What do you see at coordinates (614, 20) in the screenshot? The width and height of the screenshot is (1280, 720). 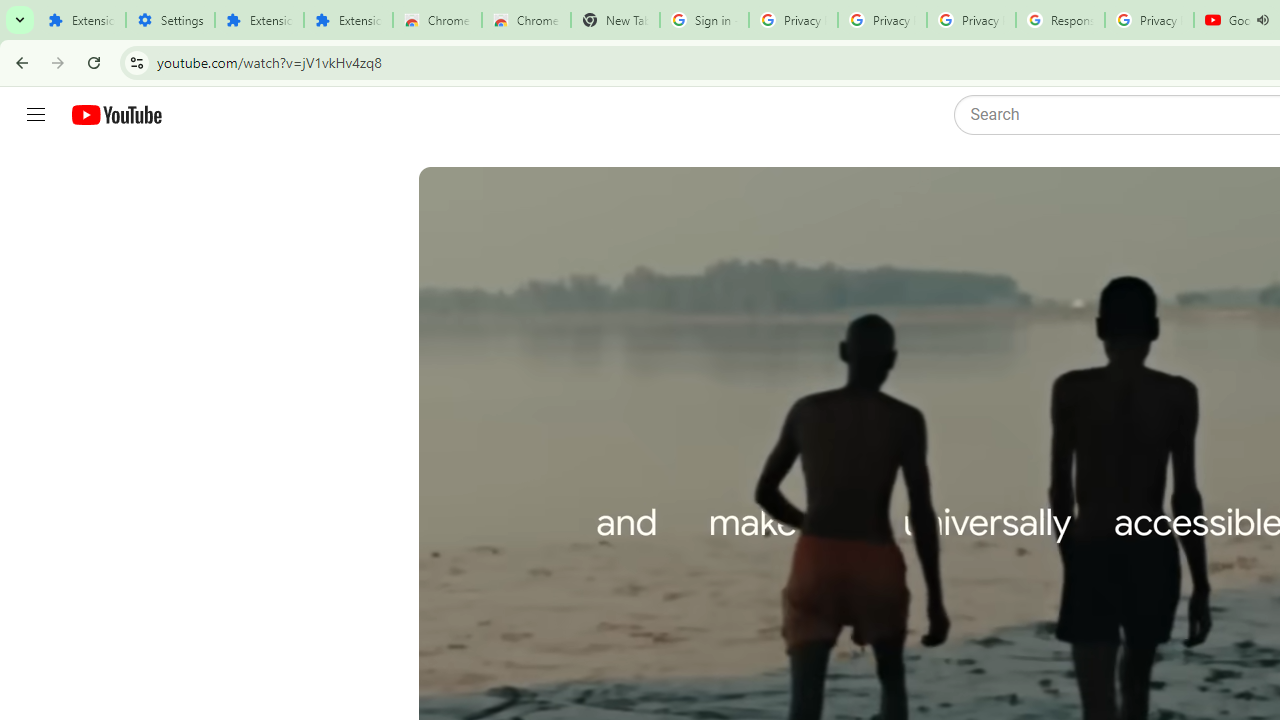 I see `'New Tab'` at bounding box center [614, 20].